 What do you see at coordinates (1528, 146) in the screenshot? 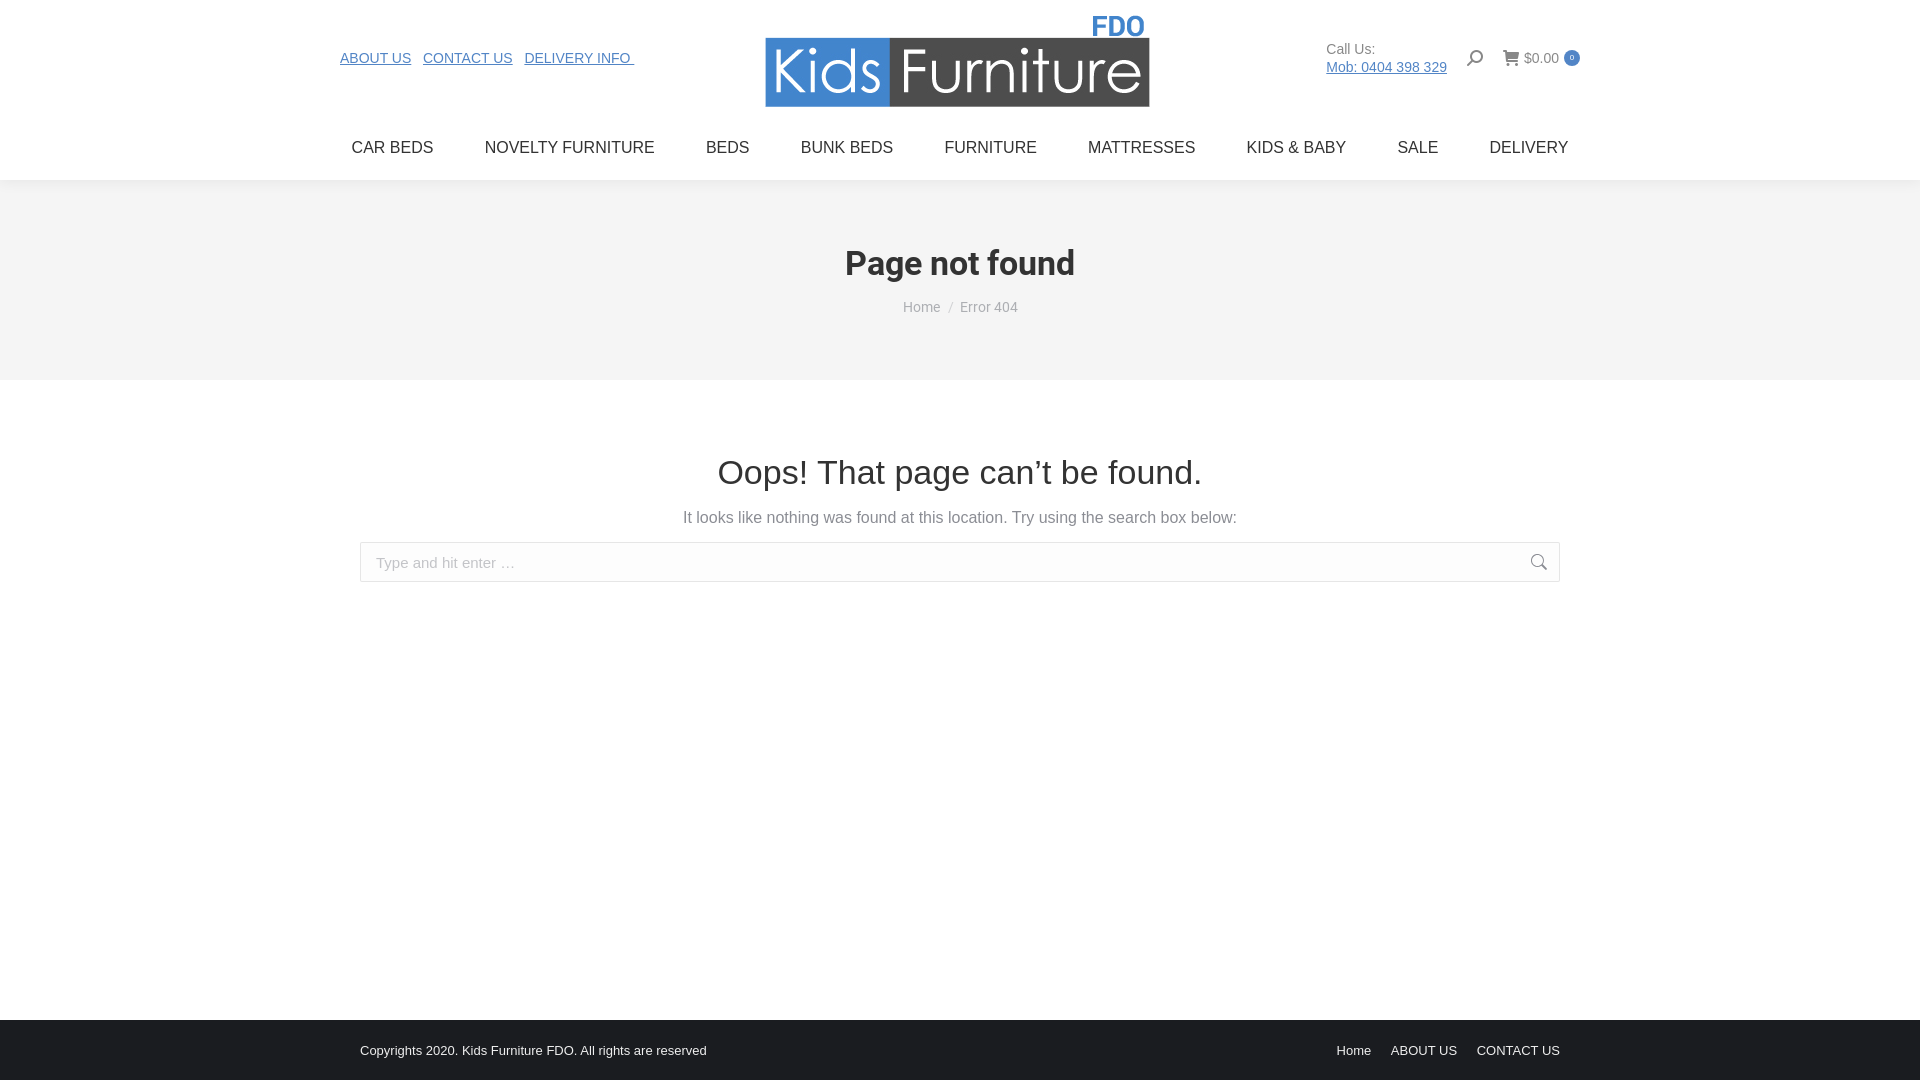
I see `'DELIVERY'` at bounding box center [1528, 146].